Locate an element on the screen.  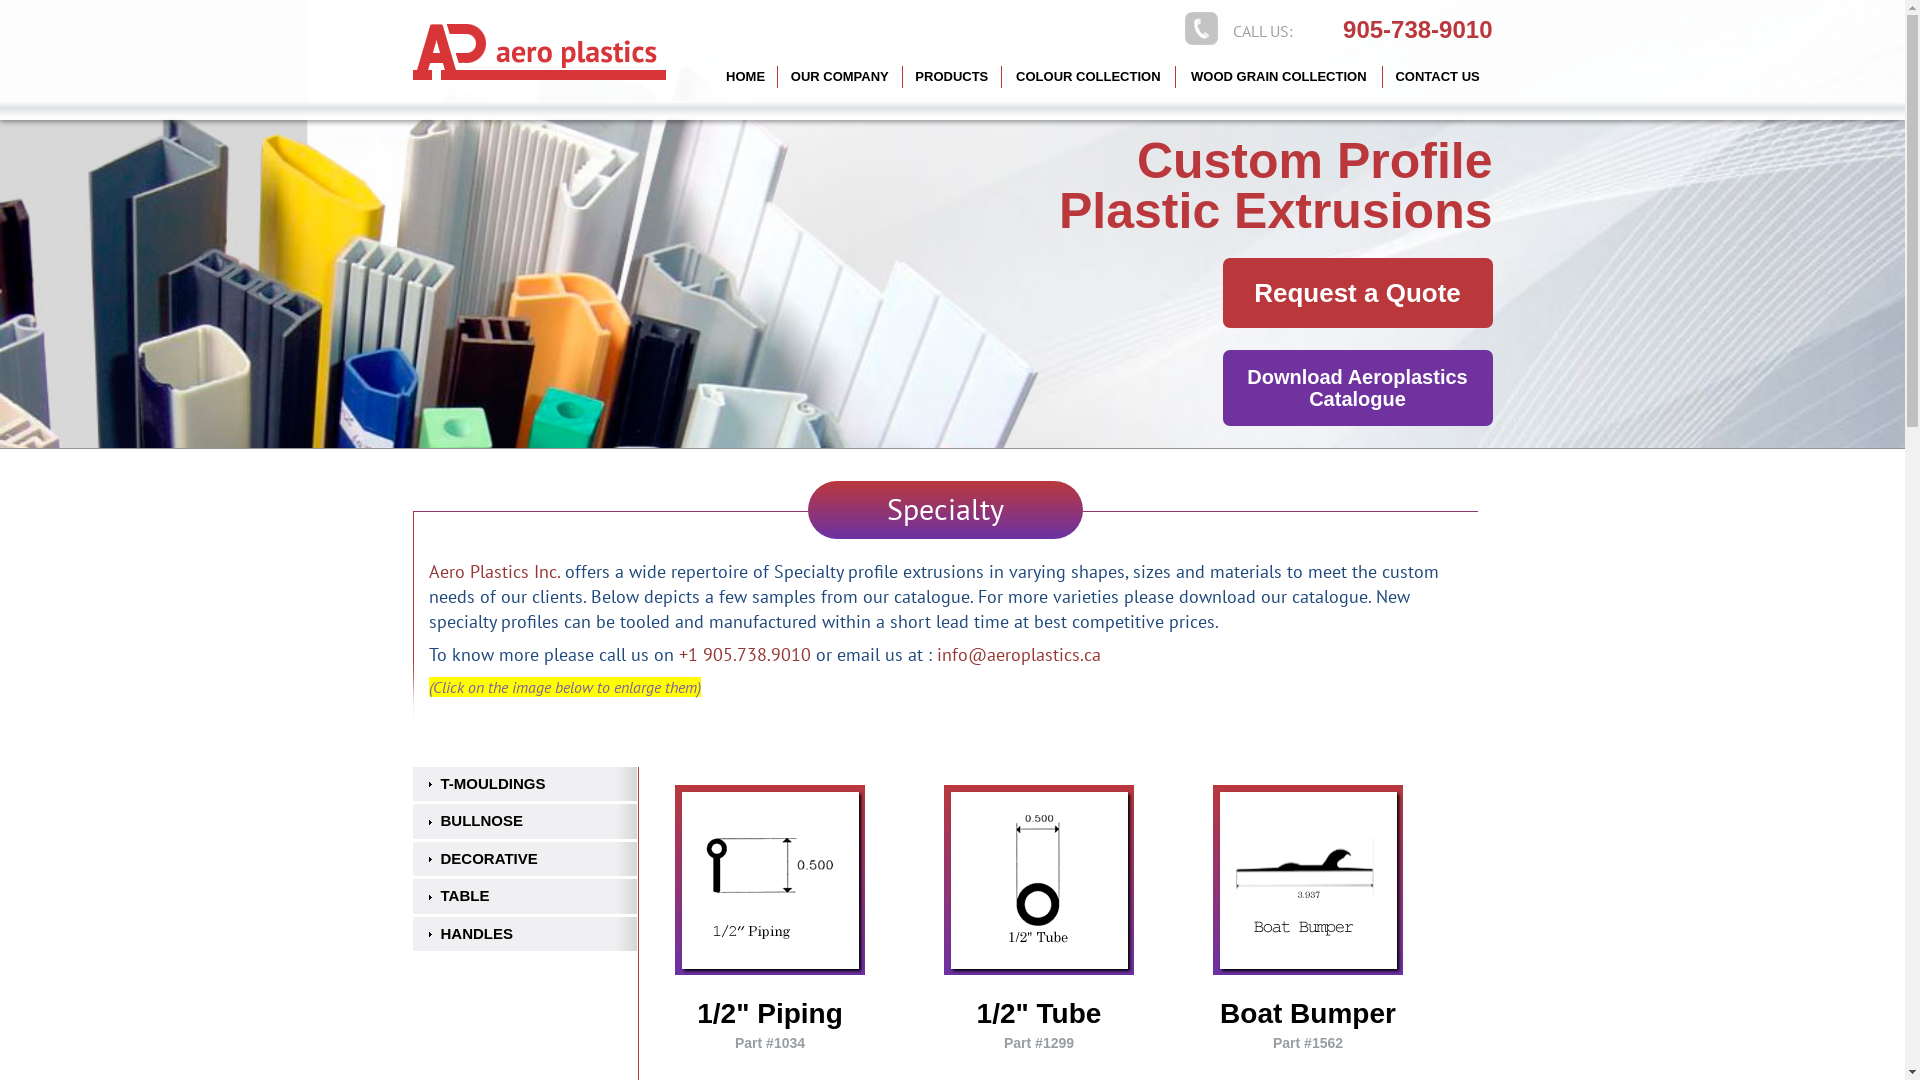
'CONTACT US' is located at coordinates (1437, 76).